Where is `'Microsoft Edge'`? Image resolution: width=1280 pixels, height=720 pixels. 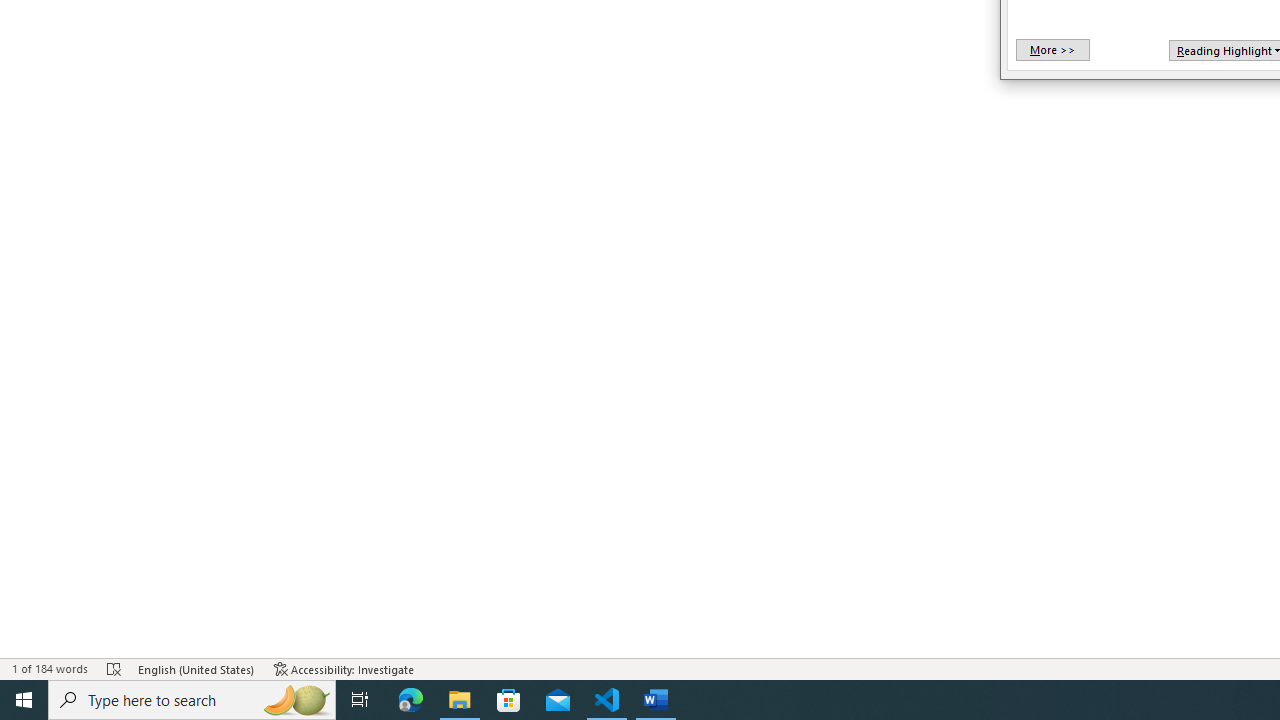
'Microsoft Edge' is located at coordinates (410, 698).